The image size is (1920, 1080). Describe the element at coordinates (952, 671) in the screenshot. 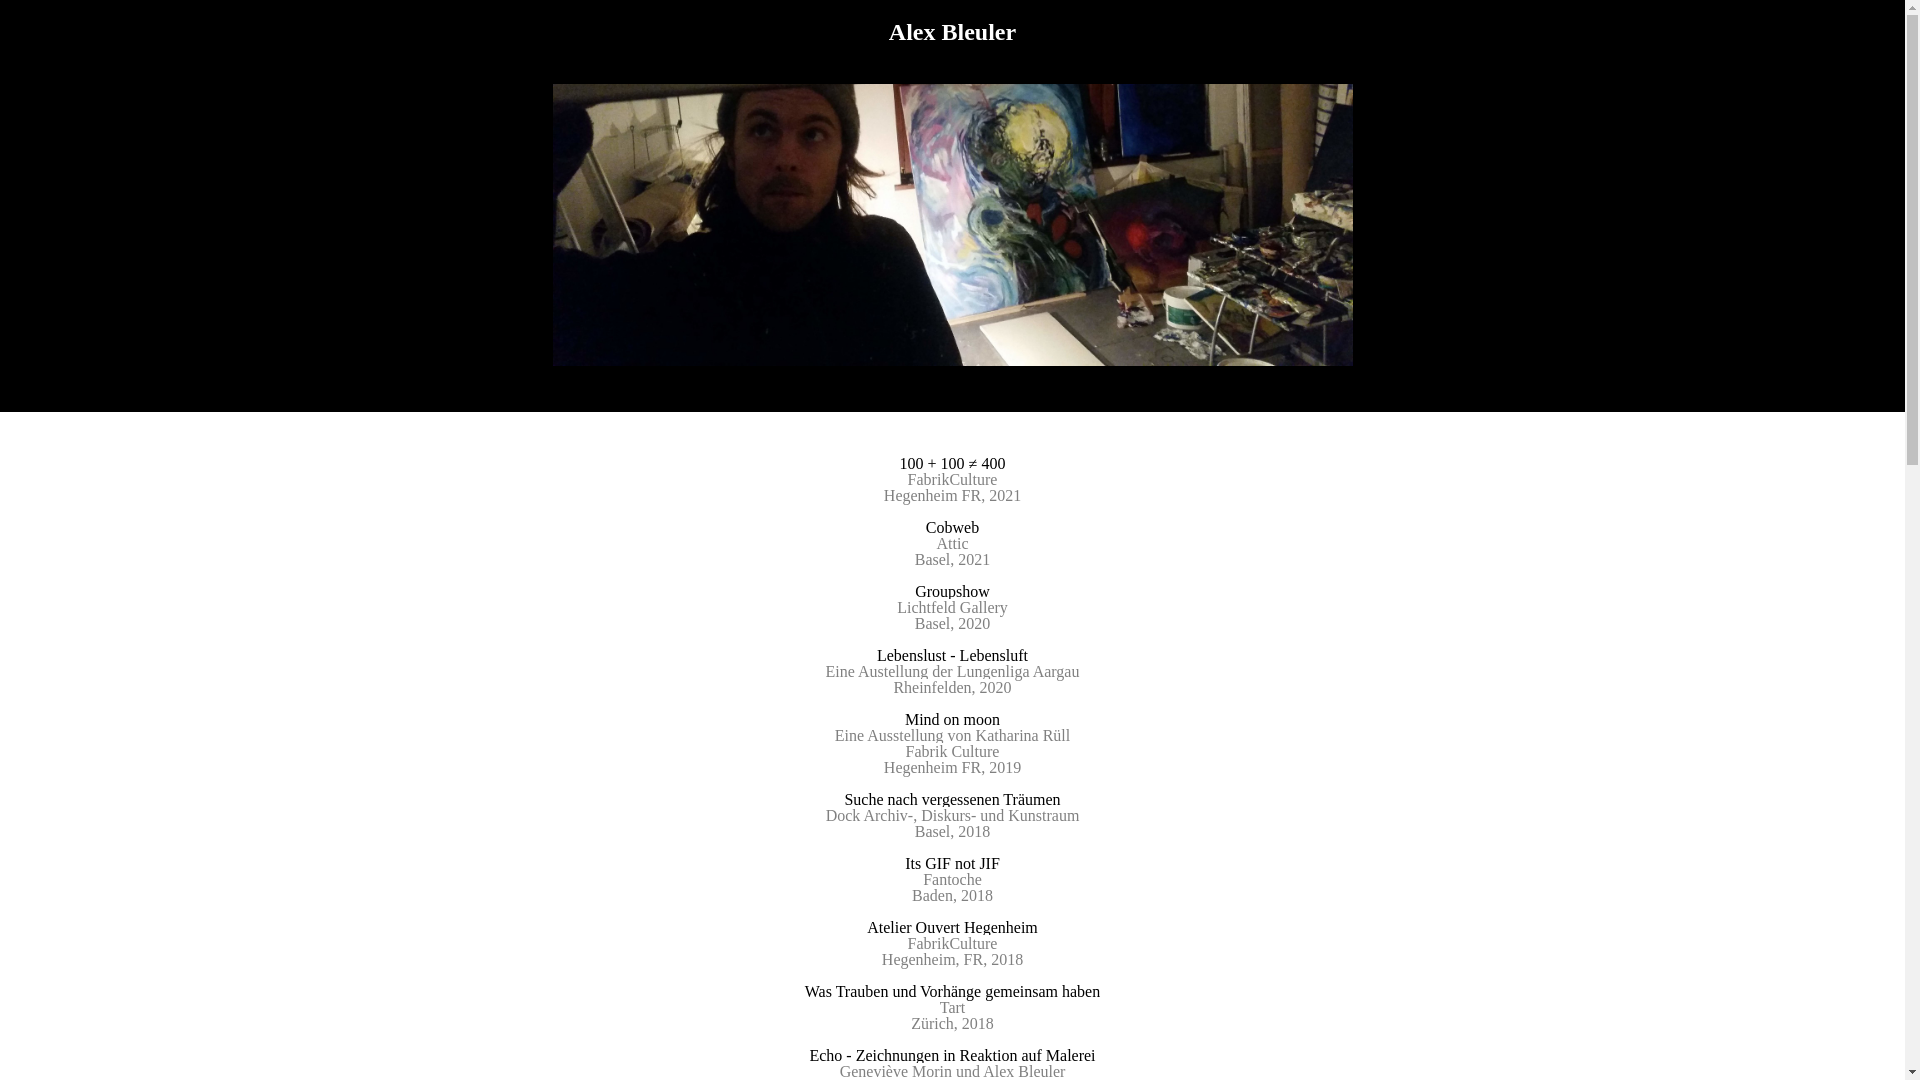

I see `'Eine Austellung der Lungenliga Aargau'` at that location.